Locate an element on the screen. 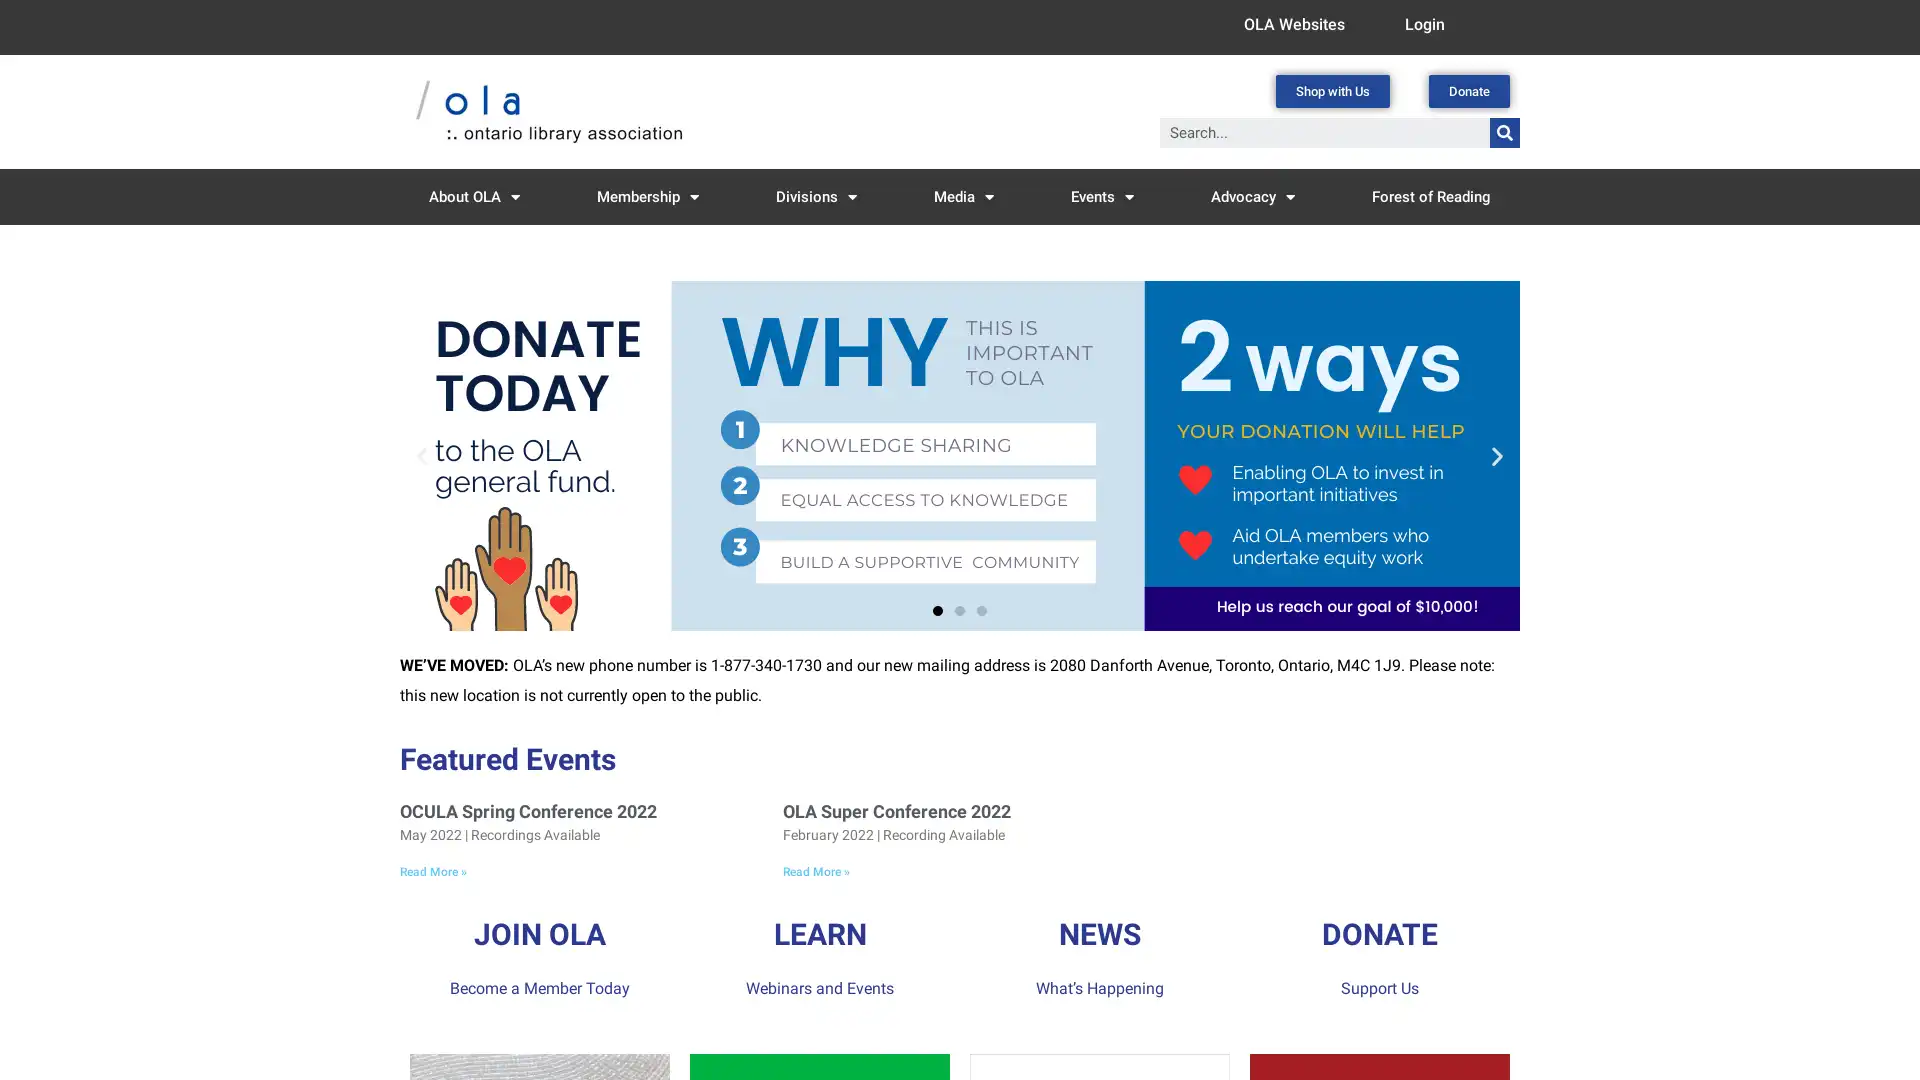 The image size is (1920, 1080). Go to slide 2 is located at coordinates (960, 609).